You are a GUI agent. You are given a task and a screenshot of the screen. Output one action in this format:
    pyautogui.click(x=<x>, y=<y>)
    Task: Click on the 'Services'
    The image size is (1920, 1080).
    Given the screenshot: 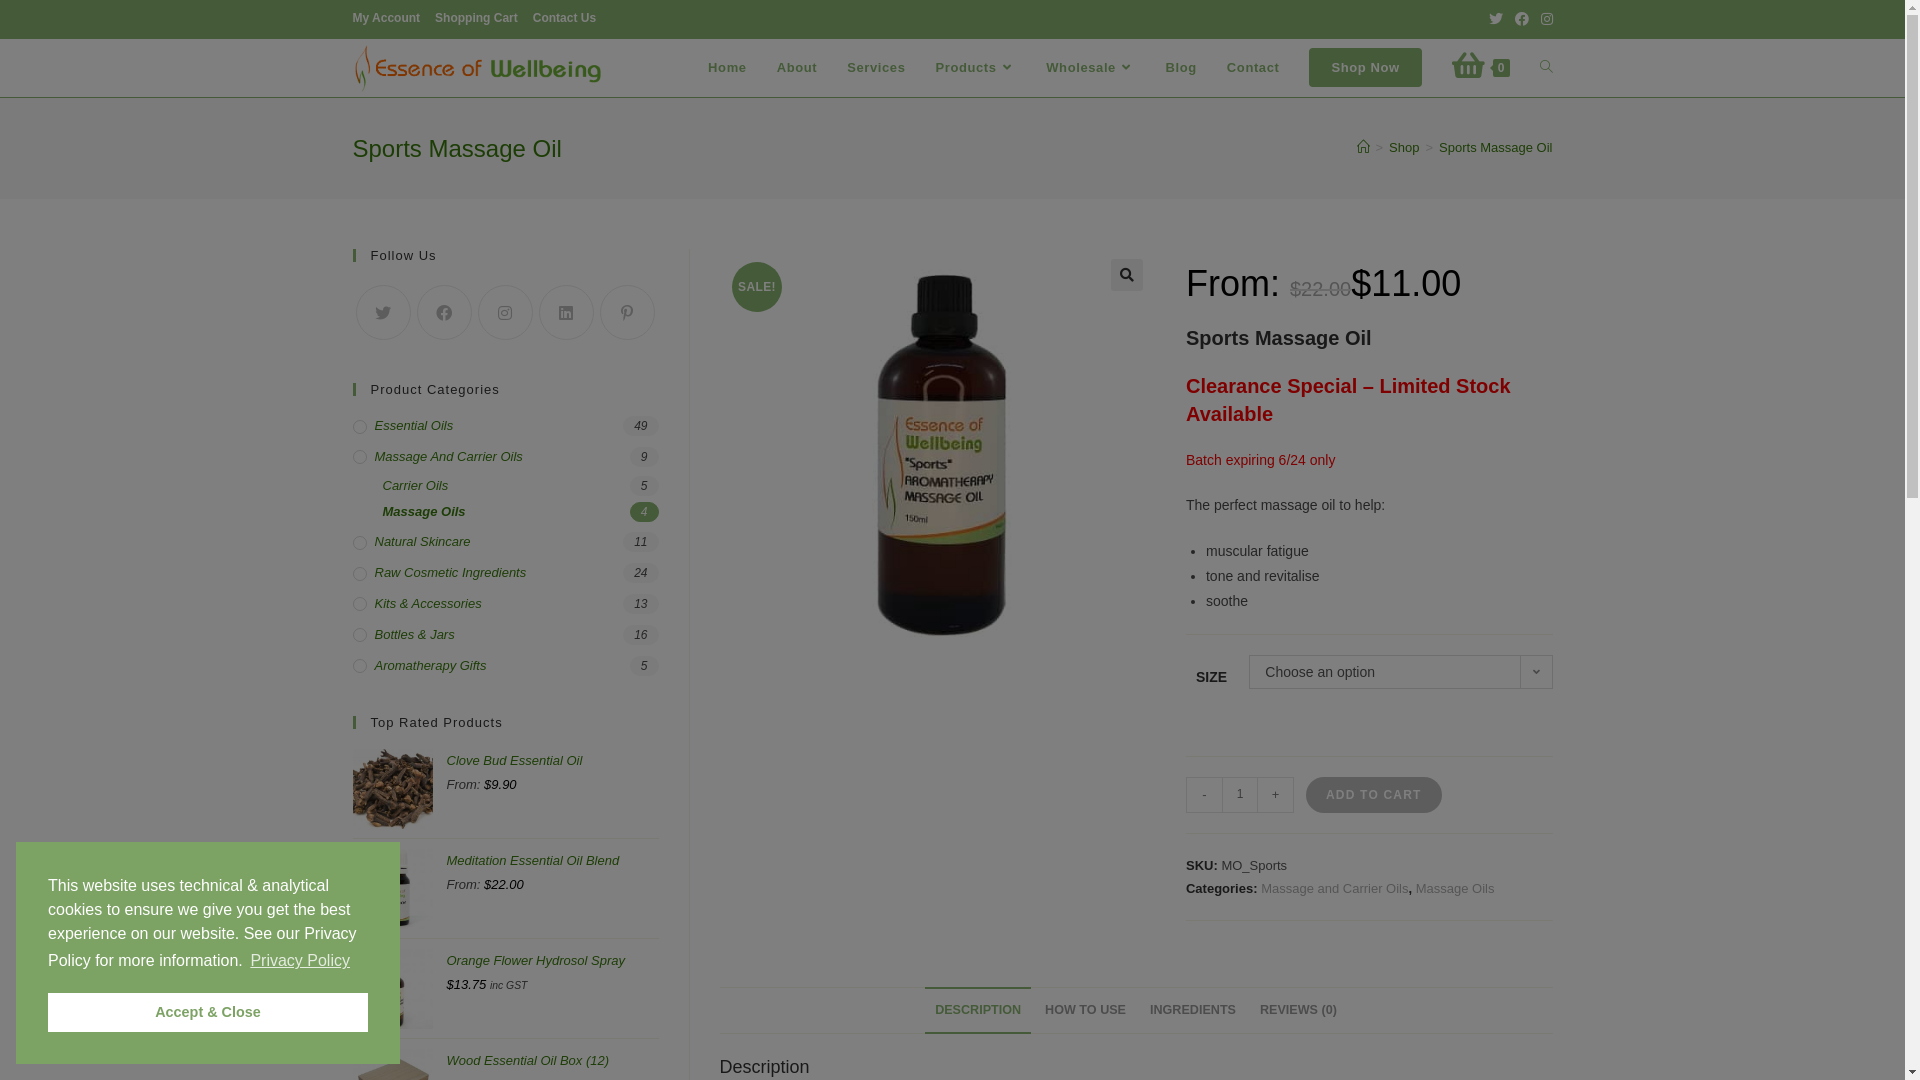 What is the action you would take?
    pyautogui.click(x=876, y=67)
    